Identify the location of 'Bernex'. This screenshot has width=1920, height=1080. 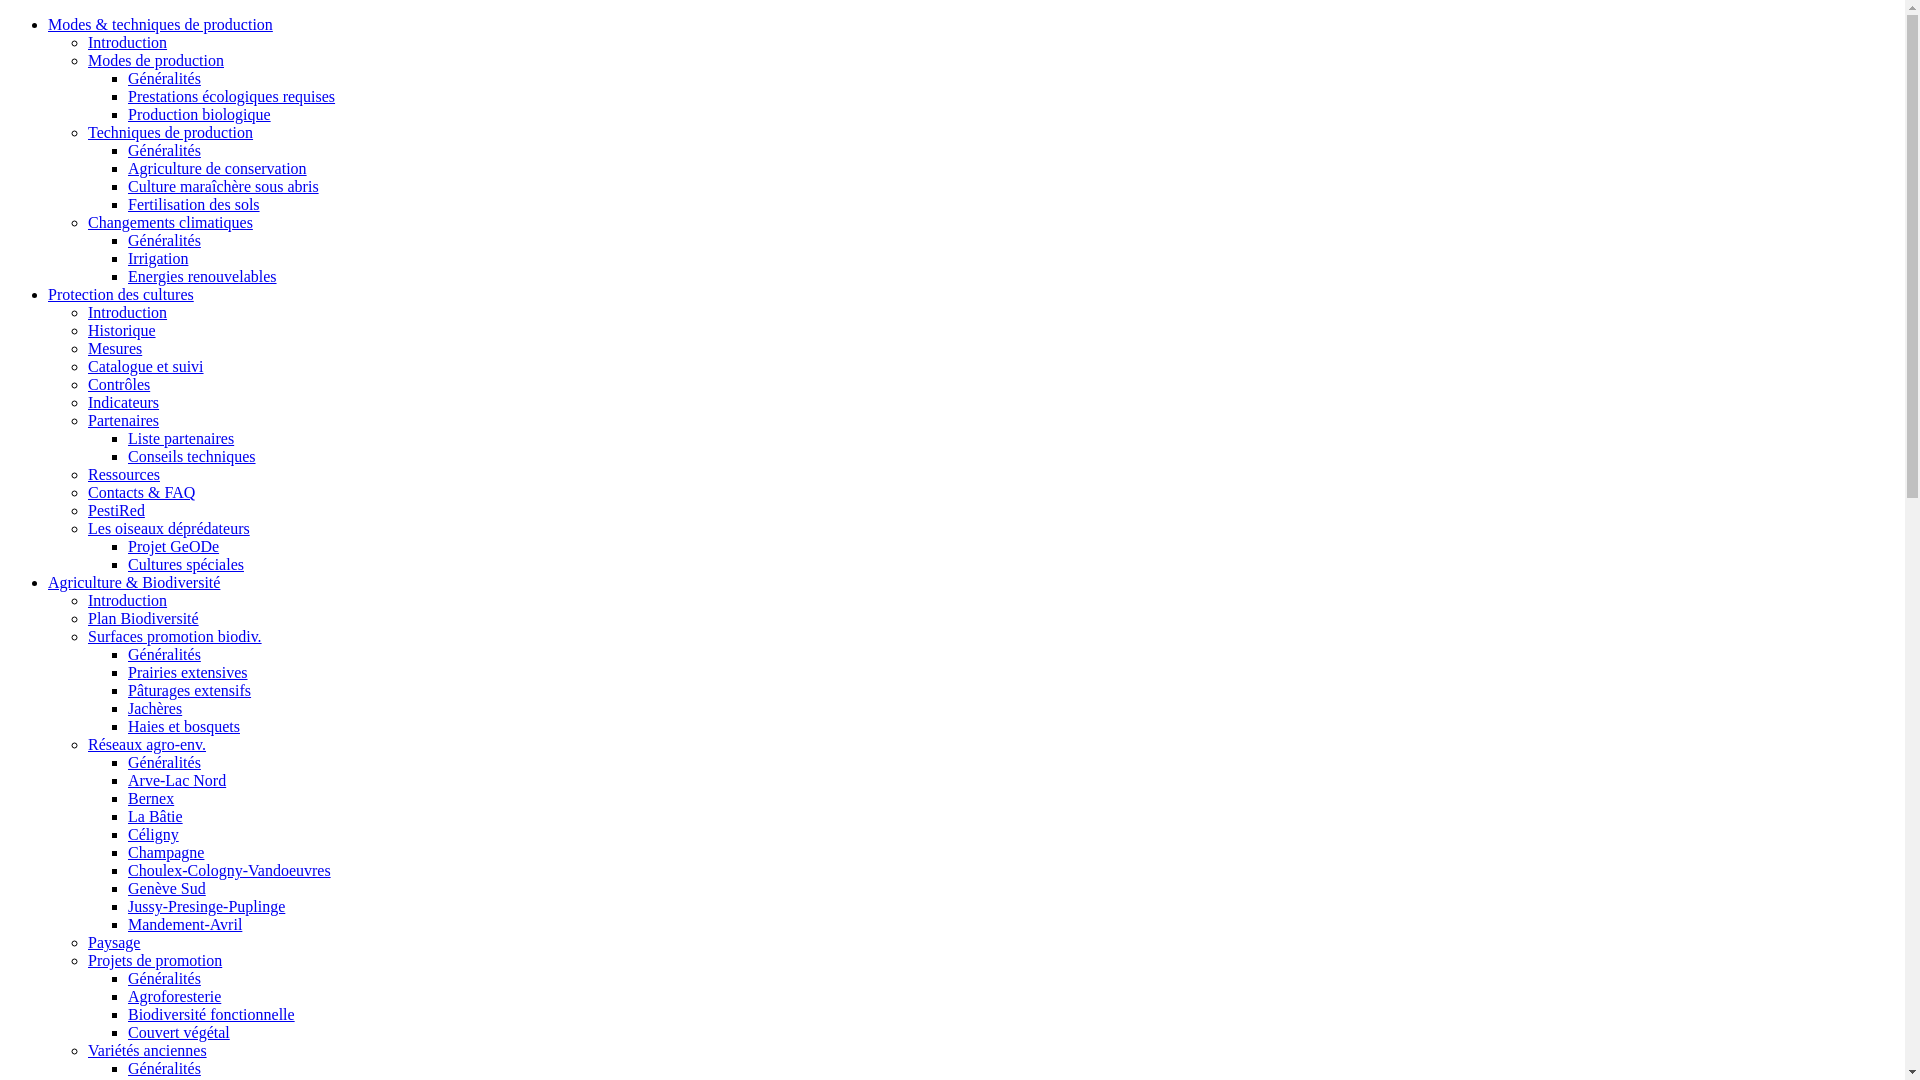
(127, 797).